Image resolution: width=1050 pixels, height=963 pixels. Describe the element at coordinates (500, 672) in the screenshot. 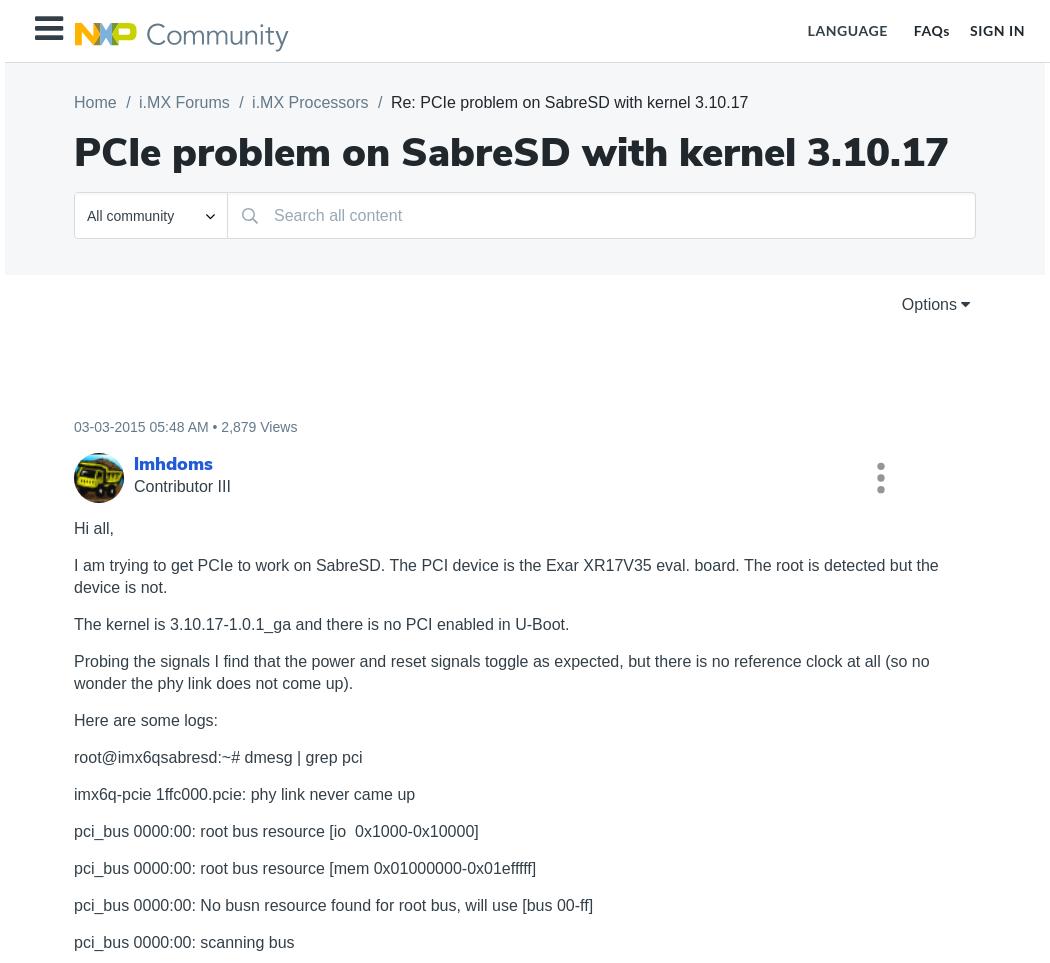

I see `'Probing the signals I find that the power and reset signals toggle as expected, but there is no reference clock at all (so no wonder the phy link does not come up).'` at that location.